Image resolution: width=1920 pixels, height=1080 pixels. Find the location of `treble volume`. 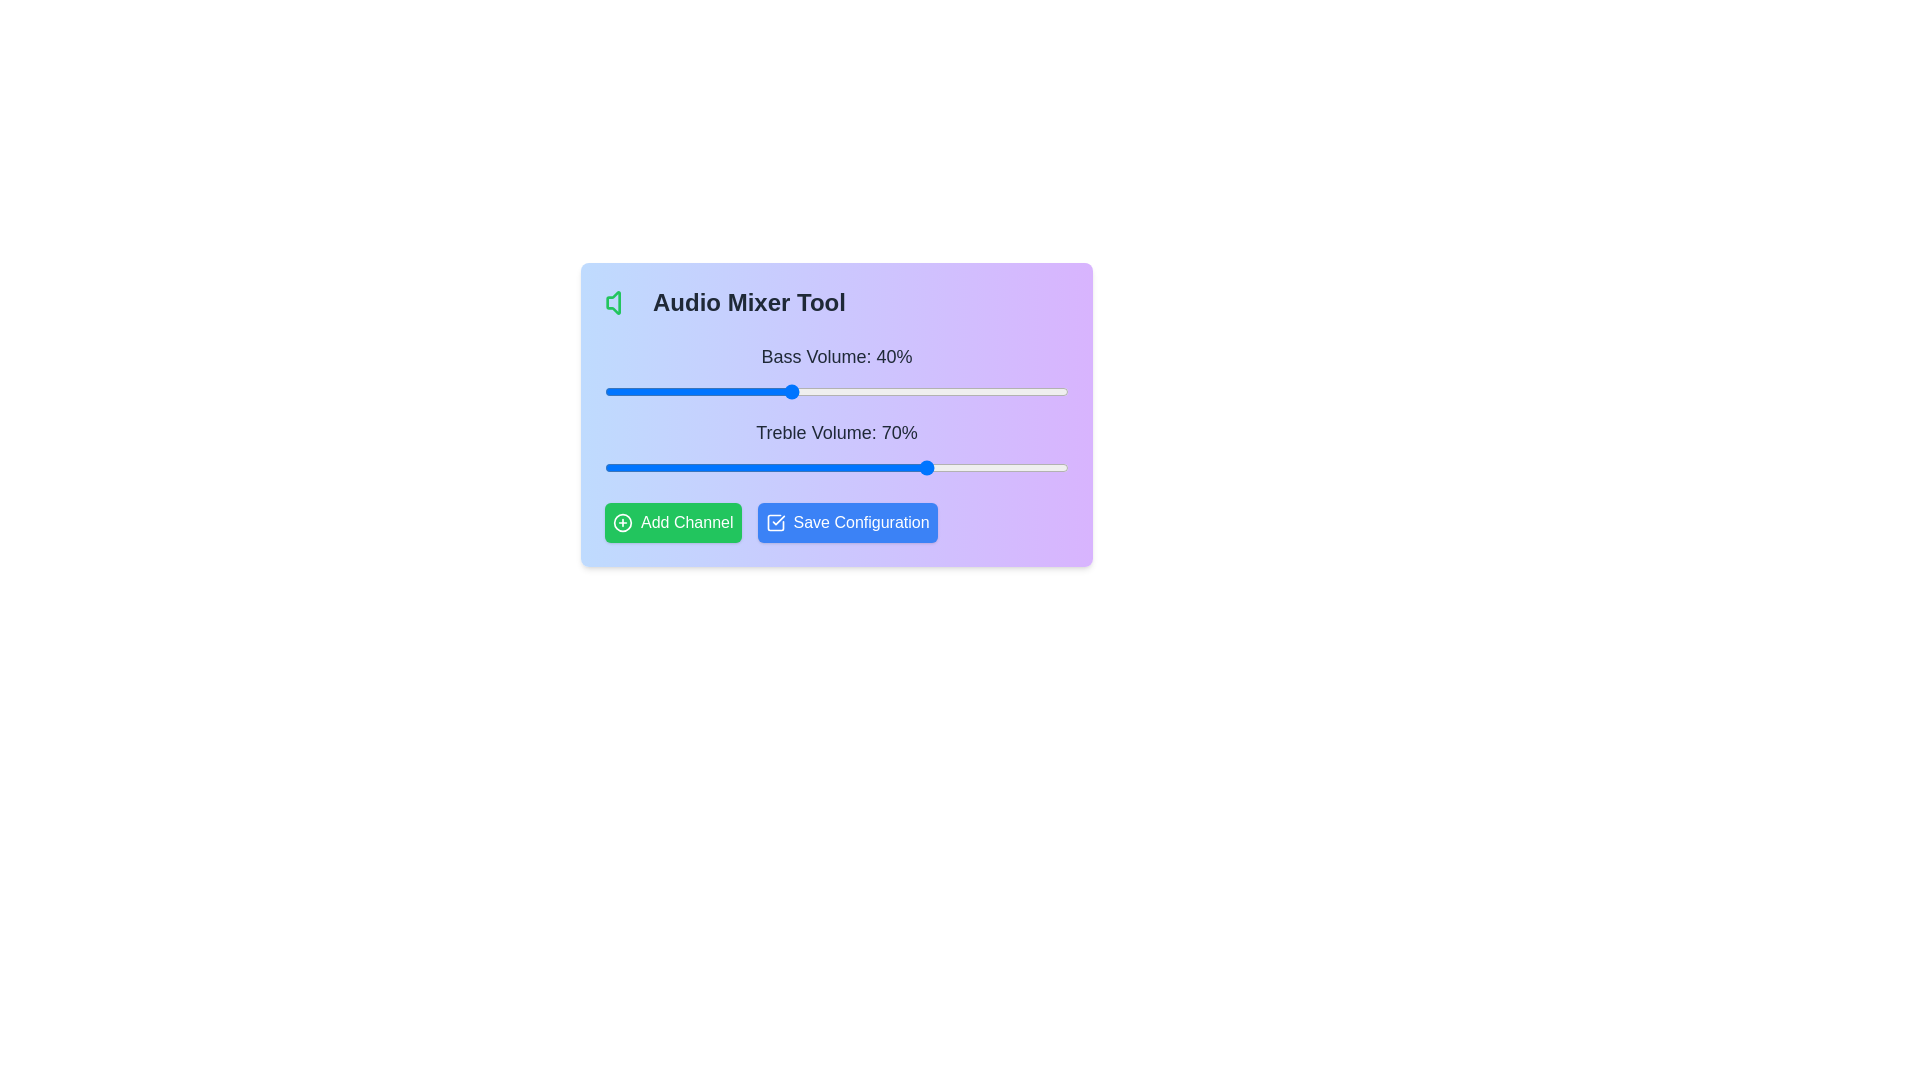

treble volume is located at coordinates (707, 467).